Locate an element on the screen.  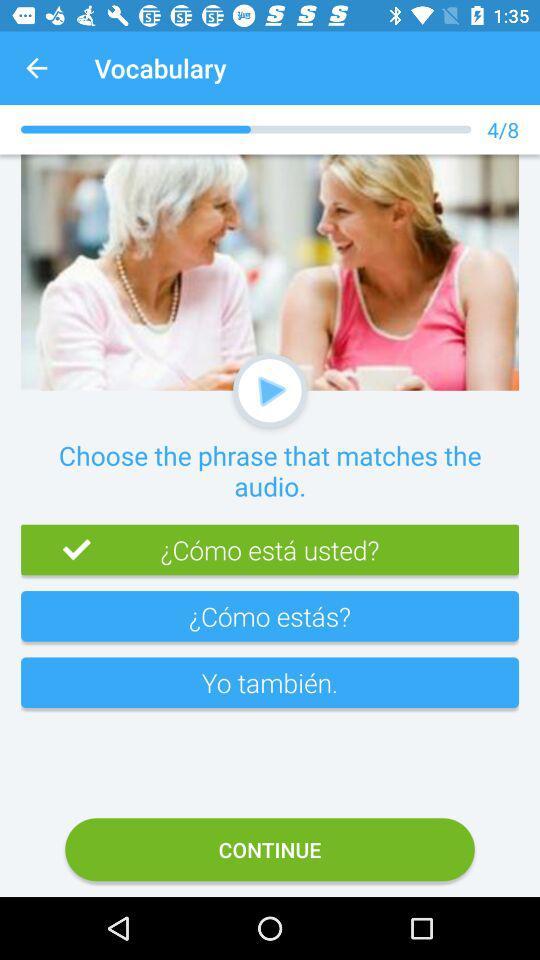
continue is located at coordinates (270, 848).